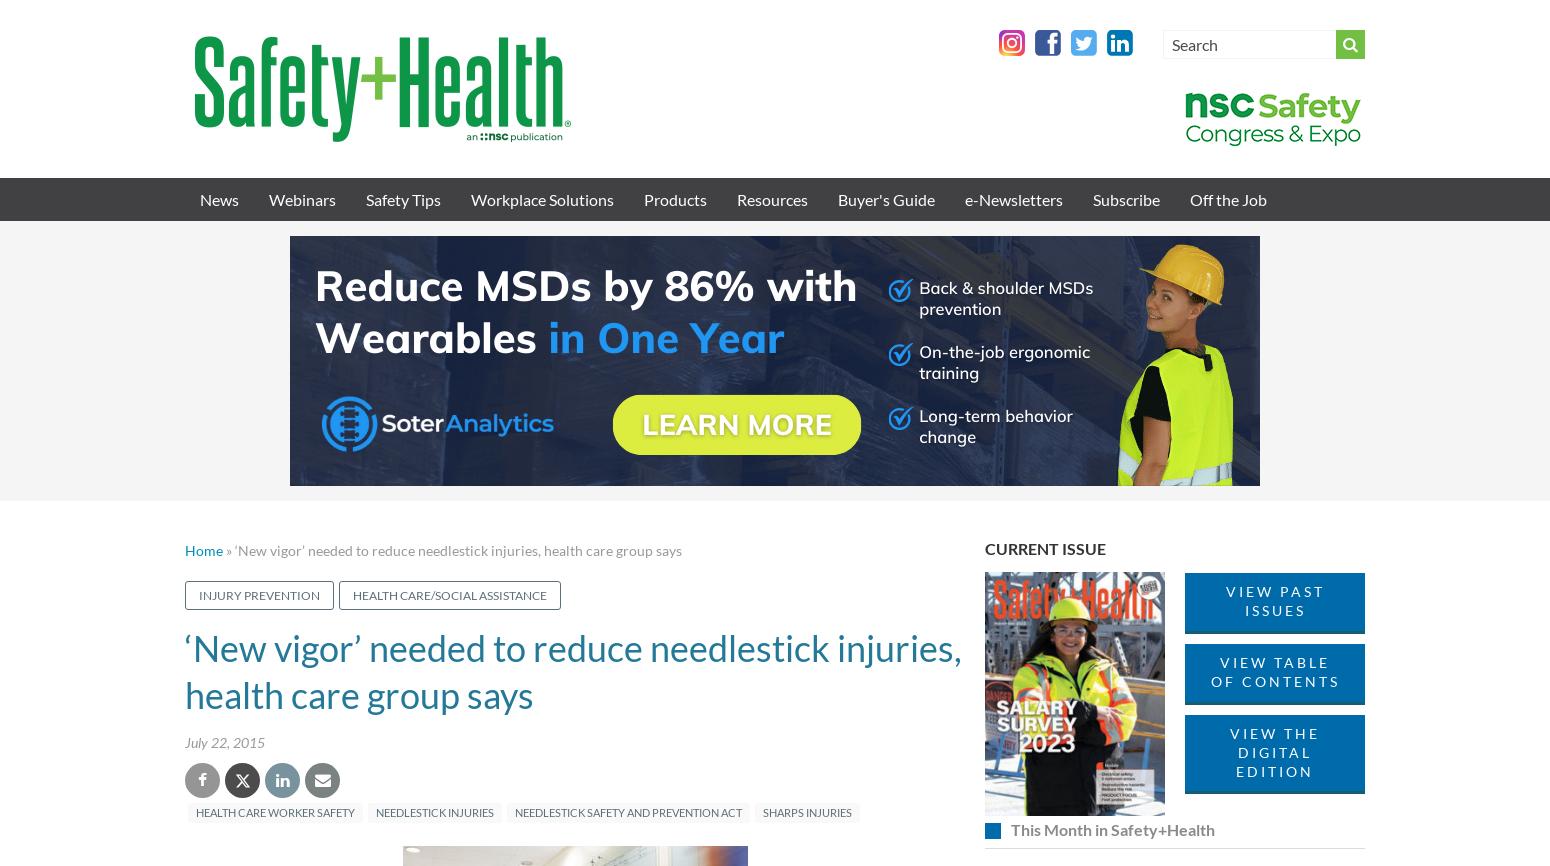 The image size is (1550, 866). Describe the element at coordinates (275, 811) in the screenshot. I see `'Health care worker safety'` at that location.